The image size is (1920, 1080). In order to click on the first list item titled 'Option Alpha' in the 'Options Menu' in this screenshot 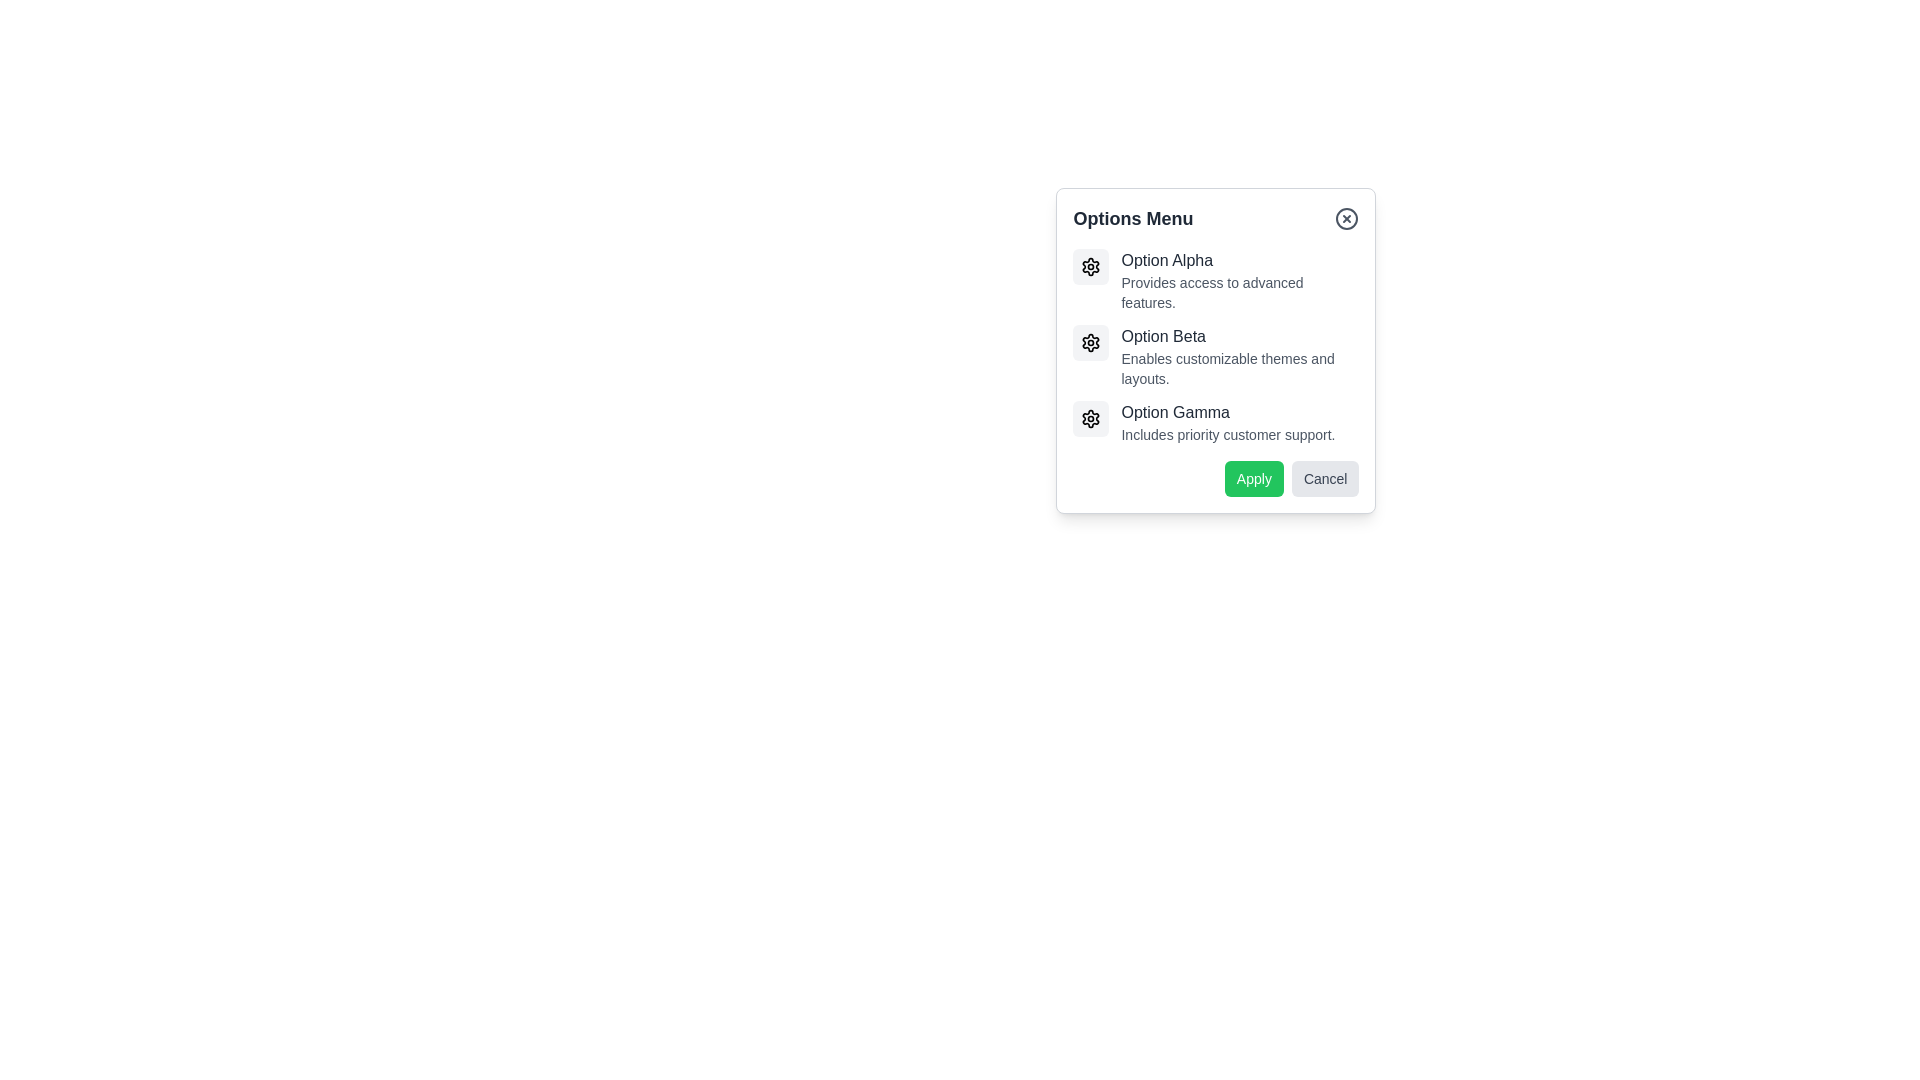, I will do `click(1239, 281)`.